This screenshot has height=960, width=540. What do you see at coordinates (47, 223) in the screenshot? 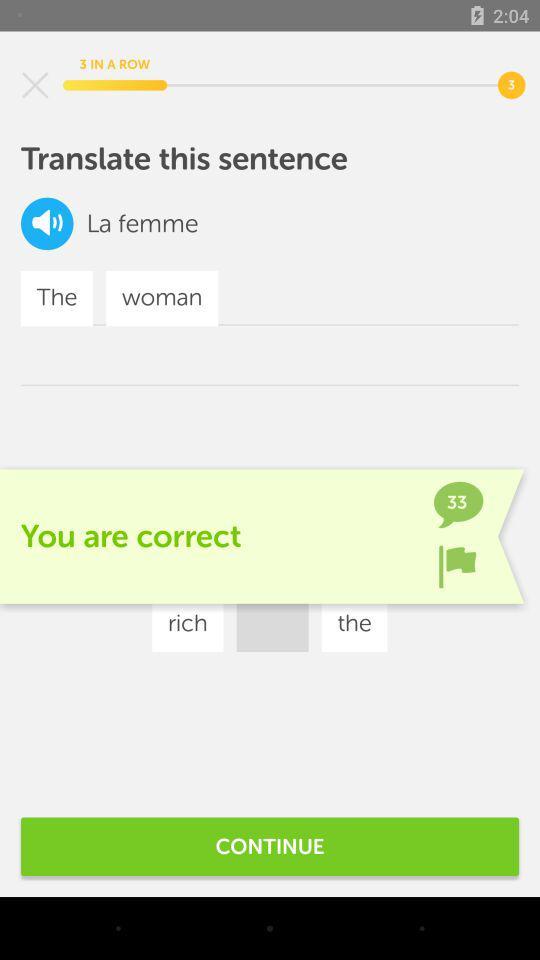
I see `say the phrase` at bounding box center [47, 223].